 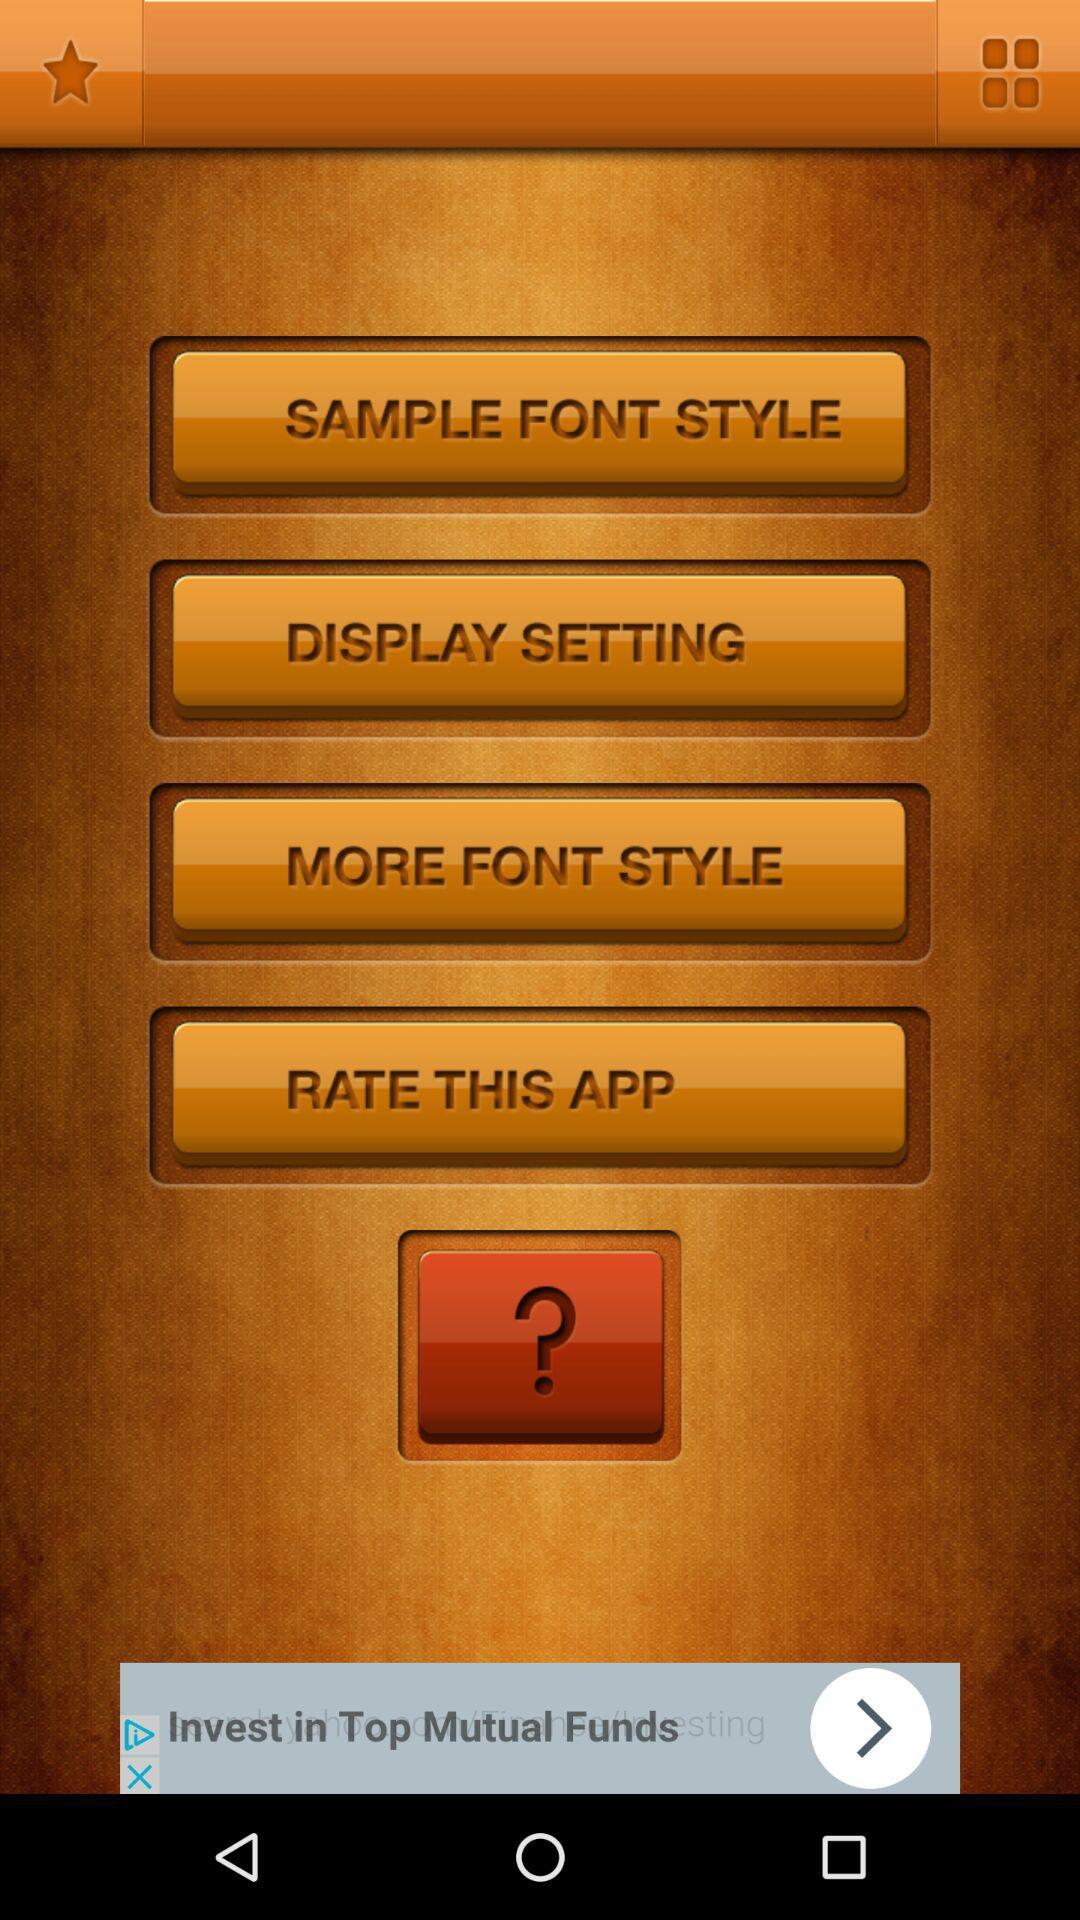 What do you see at coordinates (1007, 72) in the screenshot?
I see `open settings` at bounding box center [1007, 72].